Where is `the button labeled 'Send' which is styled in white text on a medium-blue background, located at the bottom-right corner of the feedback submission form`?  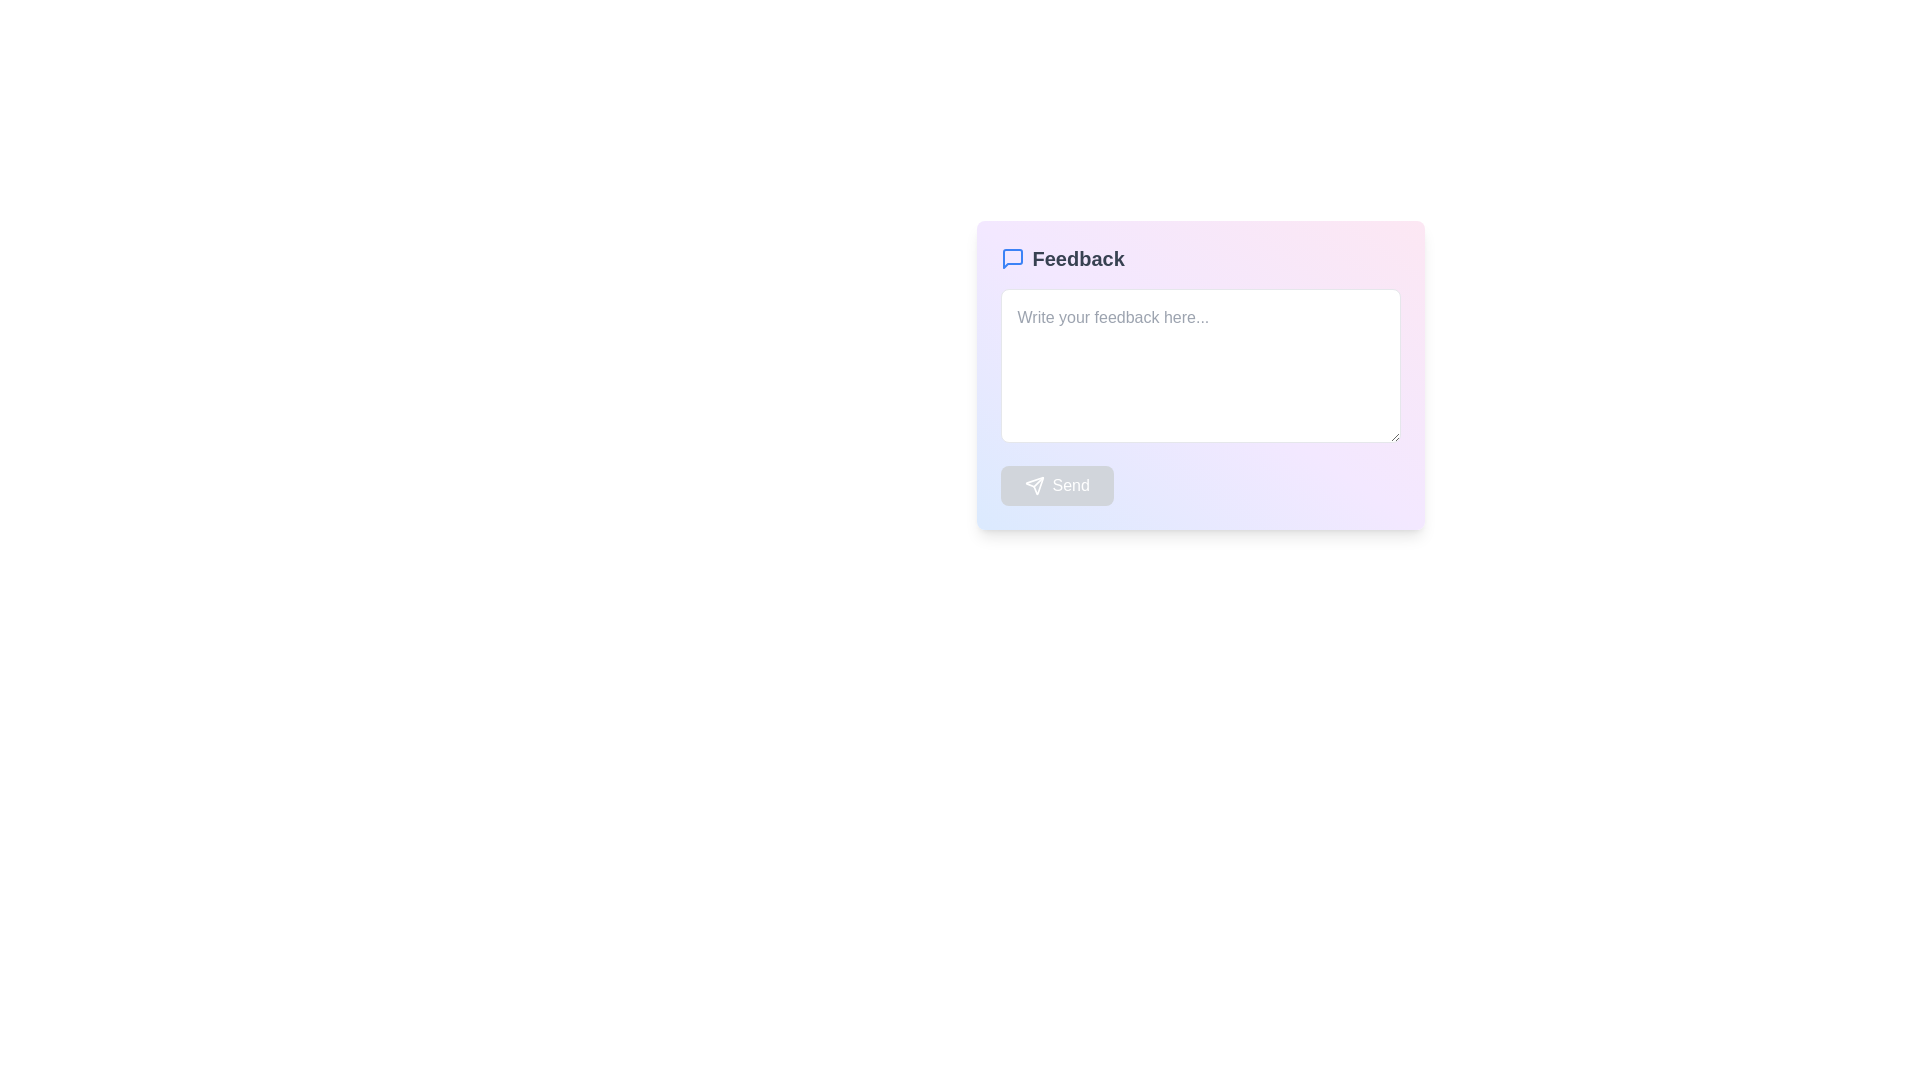 the button labeled 'Send' which is styled in white text on a medium-blue background, located at the bottom-right corner of the feedback submission form is located at coordinates (1070, 486).